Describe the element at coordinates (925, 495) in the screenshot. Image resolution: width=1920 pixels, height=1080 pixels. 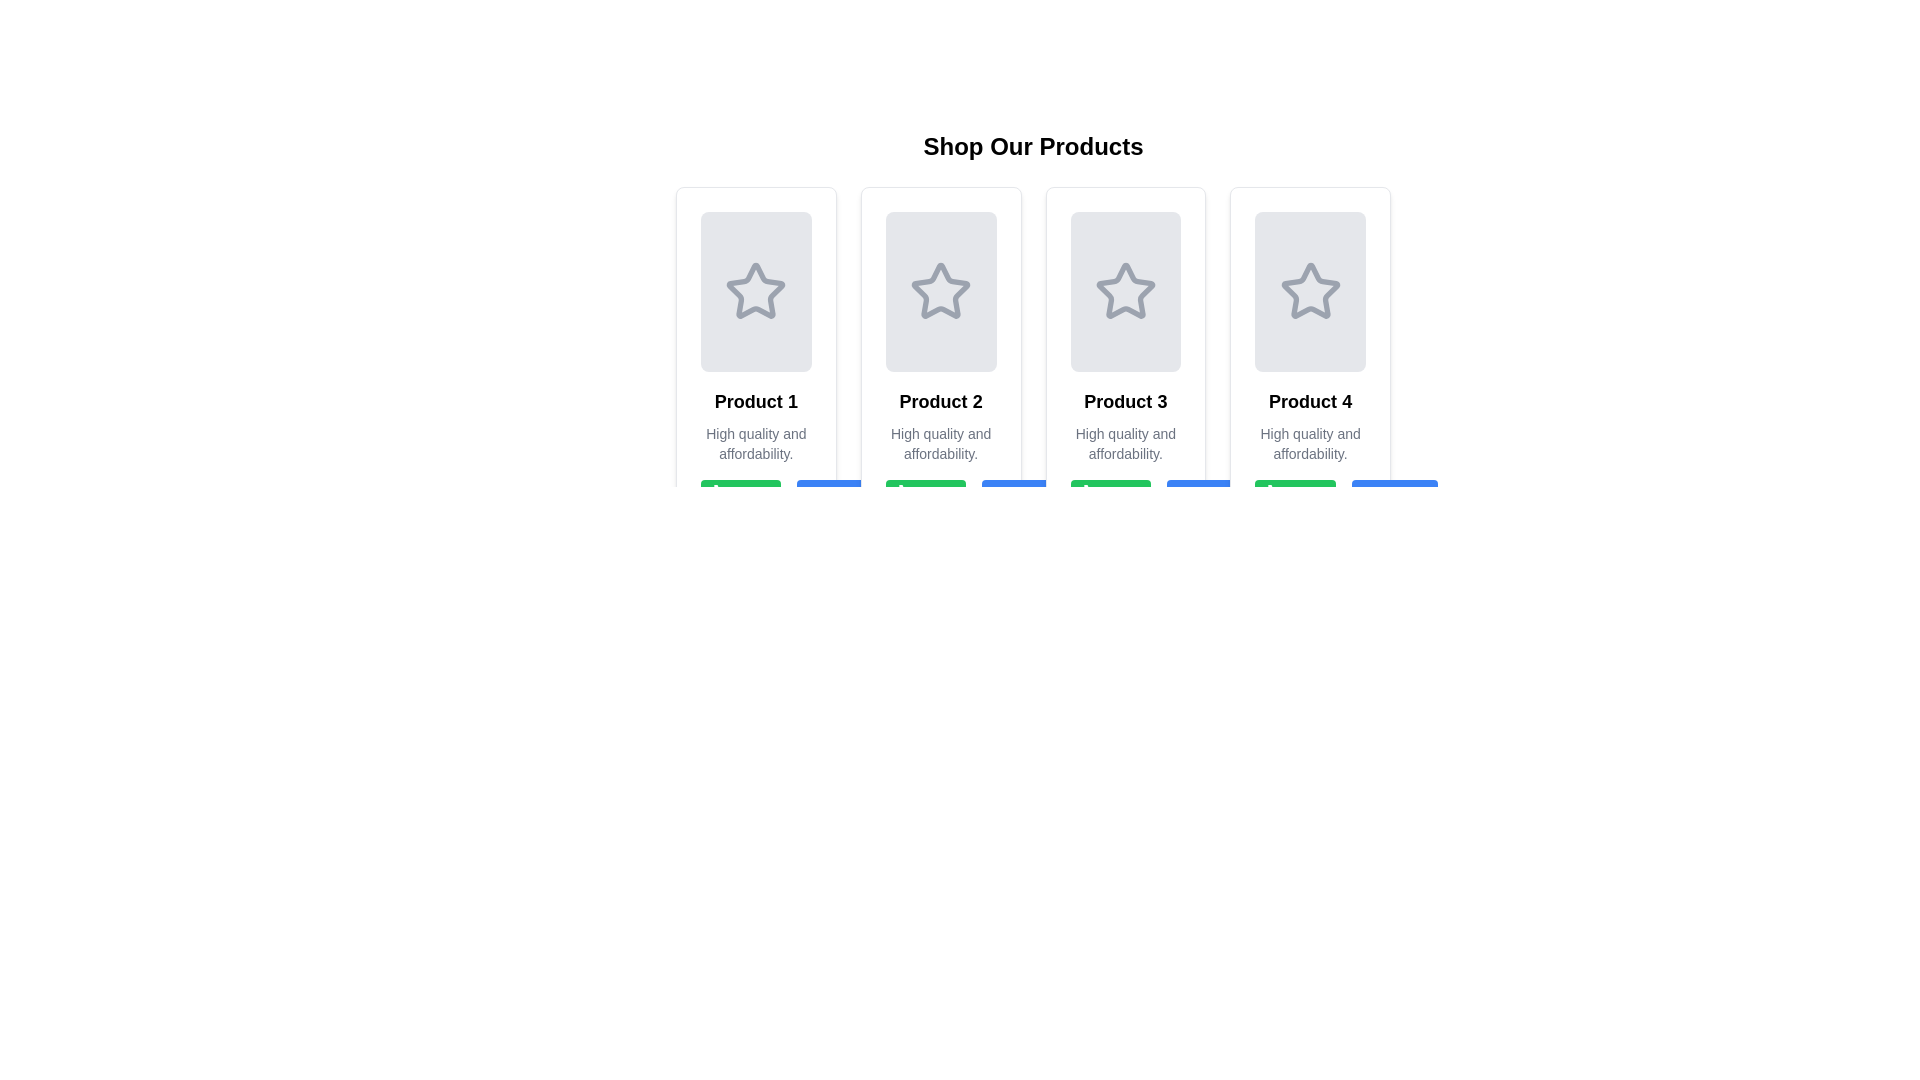
I see `the 'Add' button, which is a rectangular button with a green background and white text, located directly under the second product card in a grid layout` at that location.